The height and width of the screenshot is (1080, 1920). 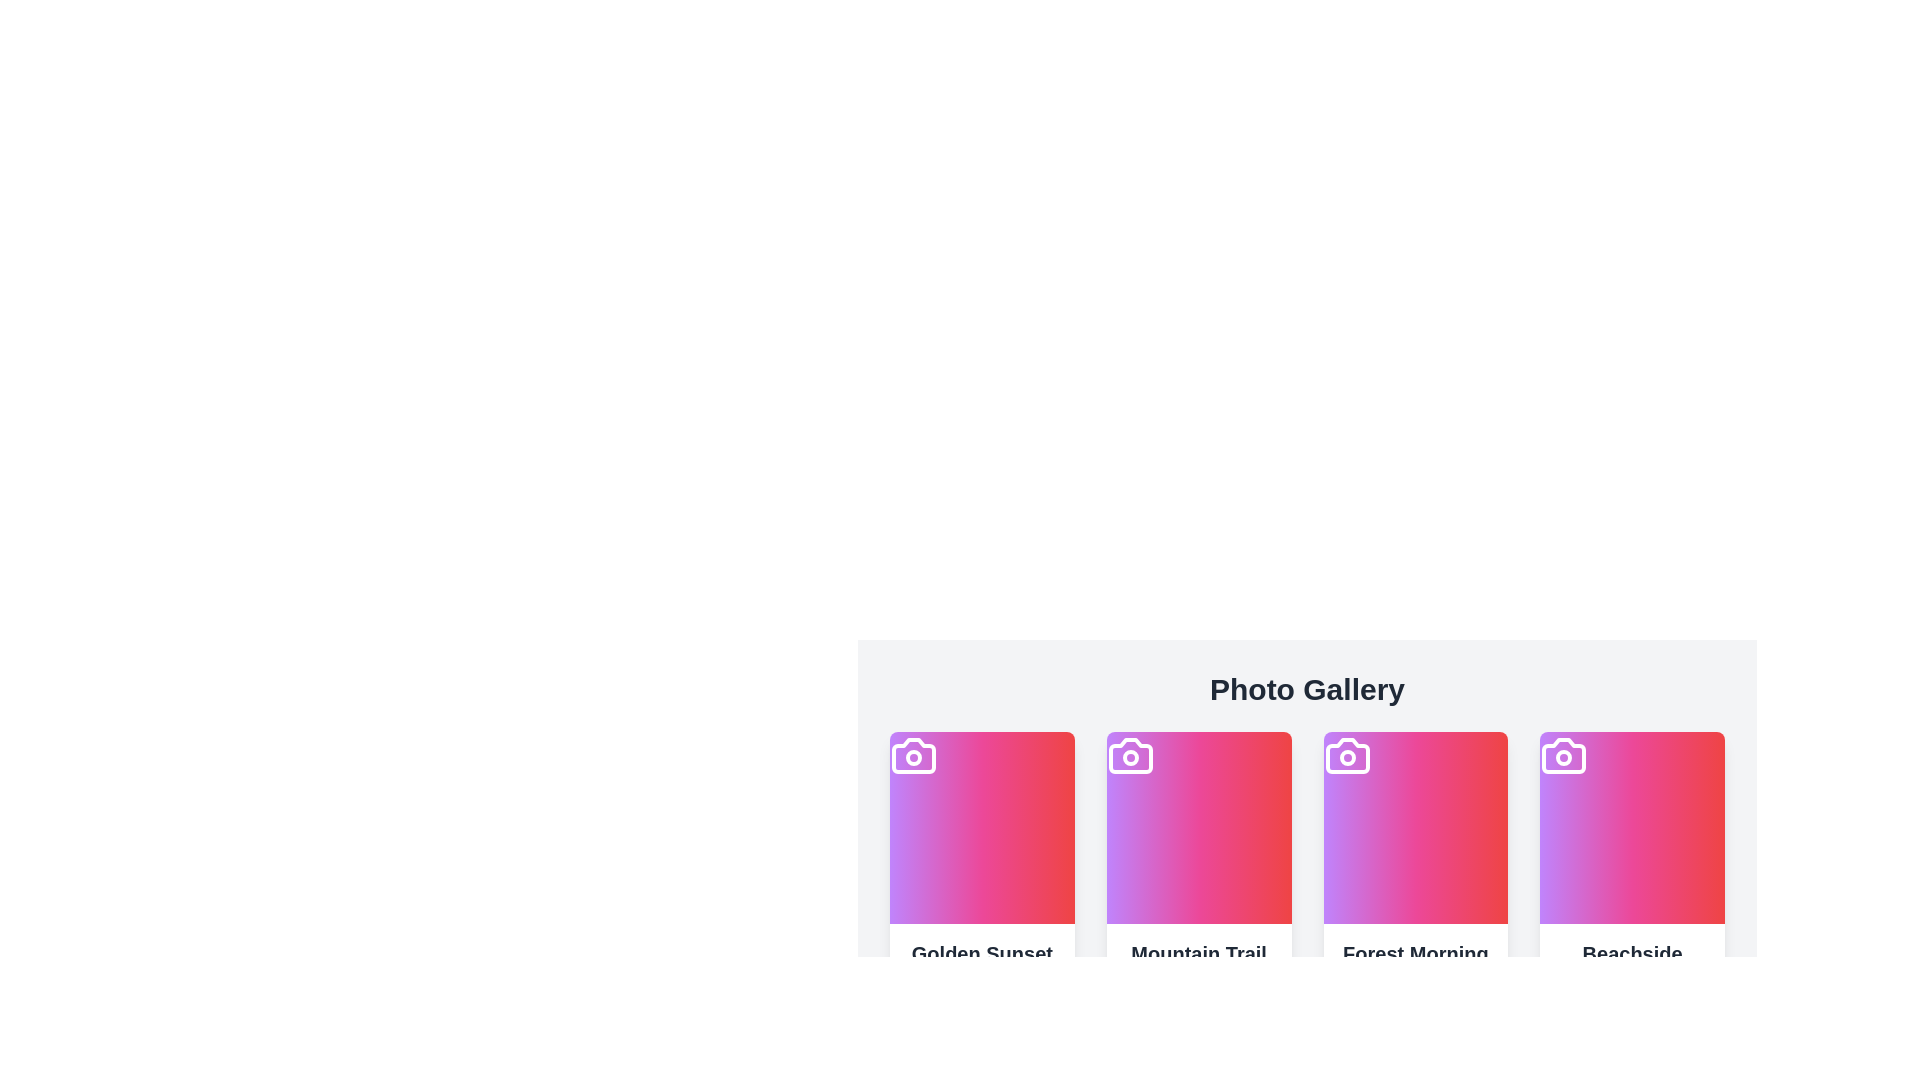 What do you see at coordinates (1130, 758) in the screenshot?
I see `the decorative circle representing the camera lens in the second photo card of the grid for 'Mountain Trail'` at bounding box center [1130, 758].